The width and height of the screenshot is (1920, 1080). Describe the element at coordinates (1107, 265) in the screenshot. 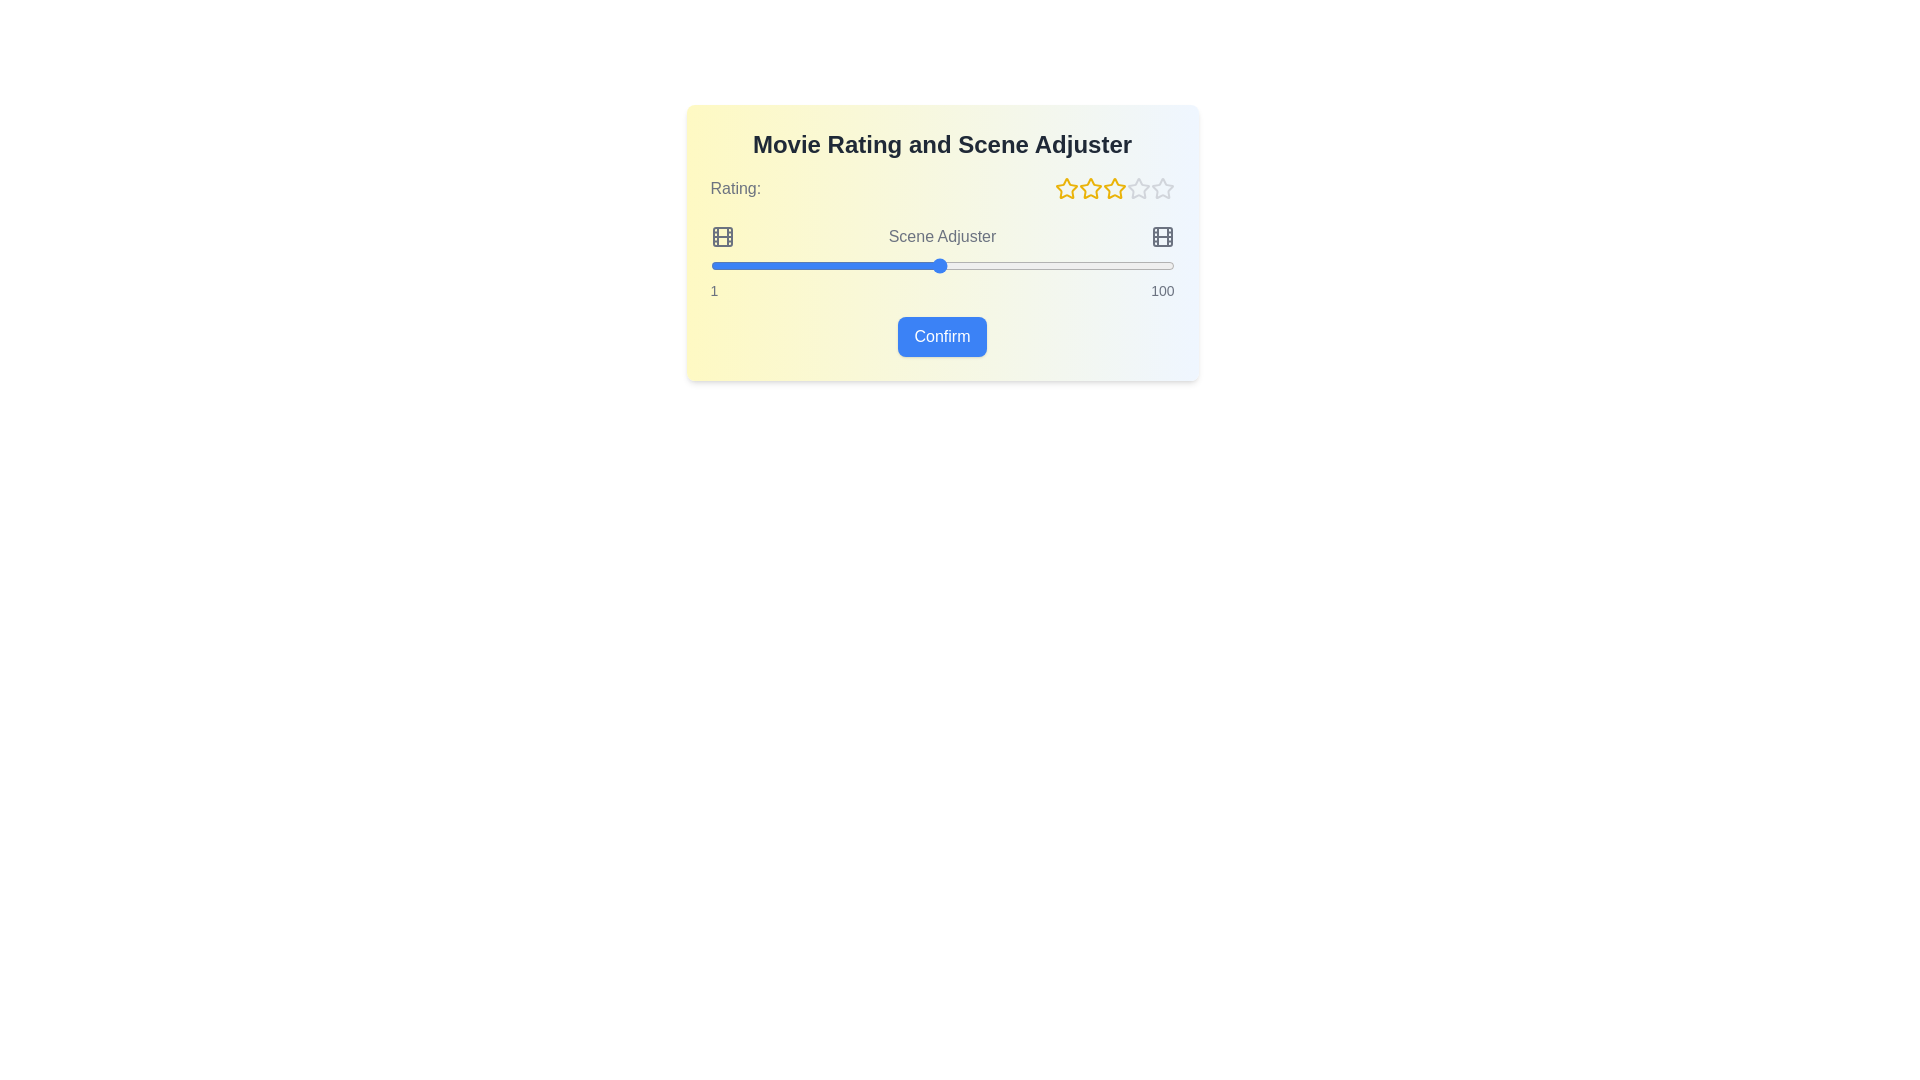

I see `the scene slider to 86` at that location.